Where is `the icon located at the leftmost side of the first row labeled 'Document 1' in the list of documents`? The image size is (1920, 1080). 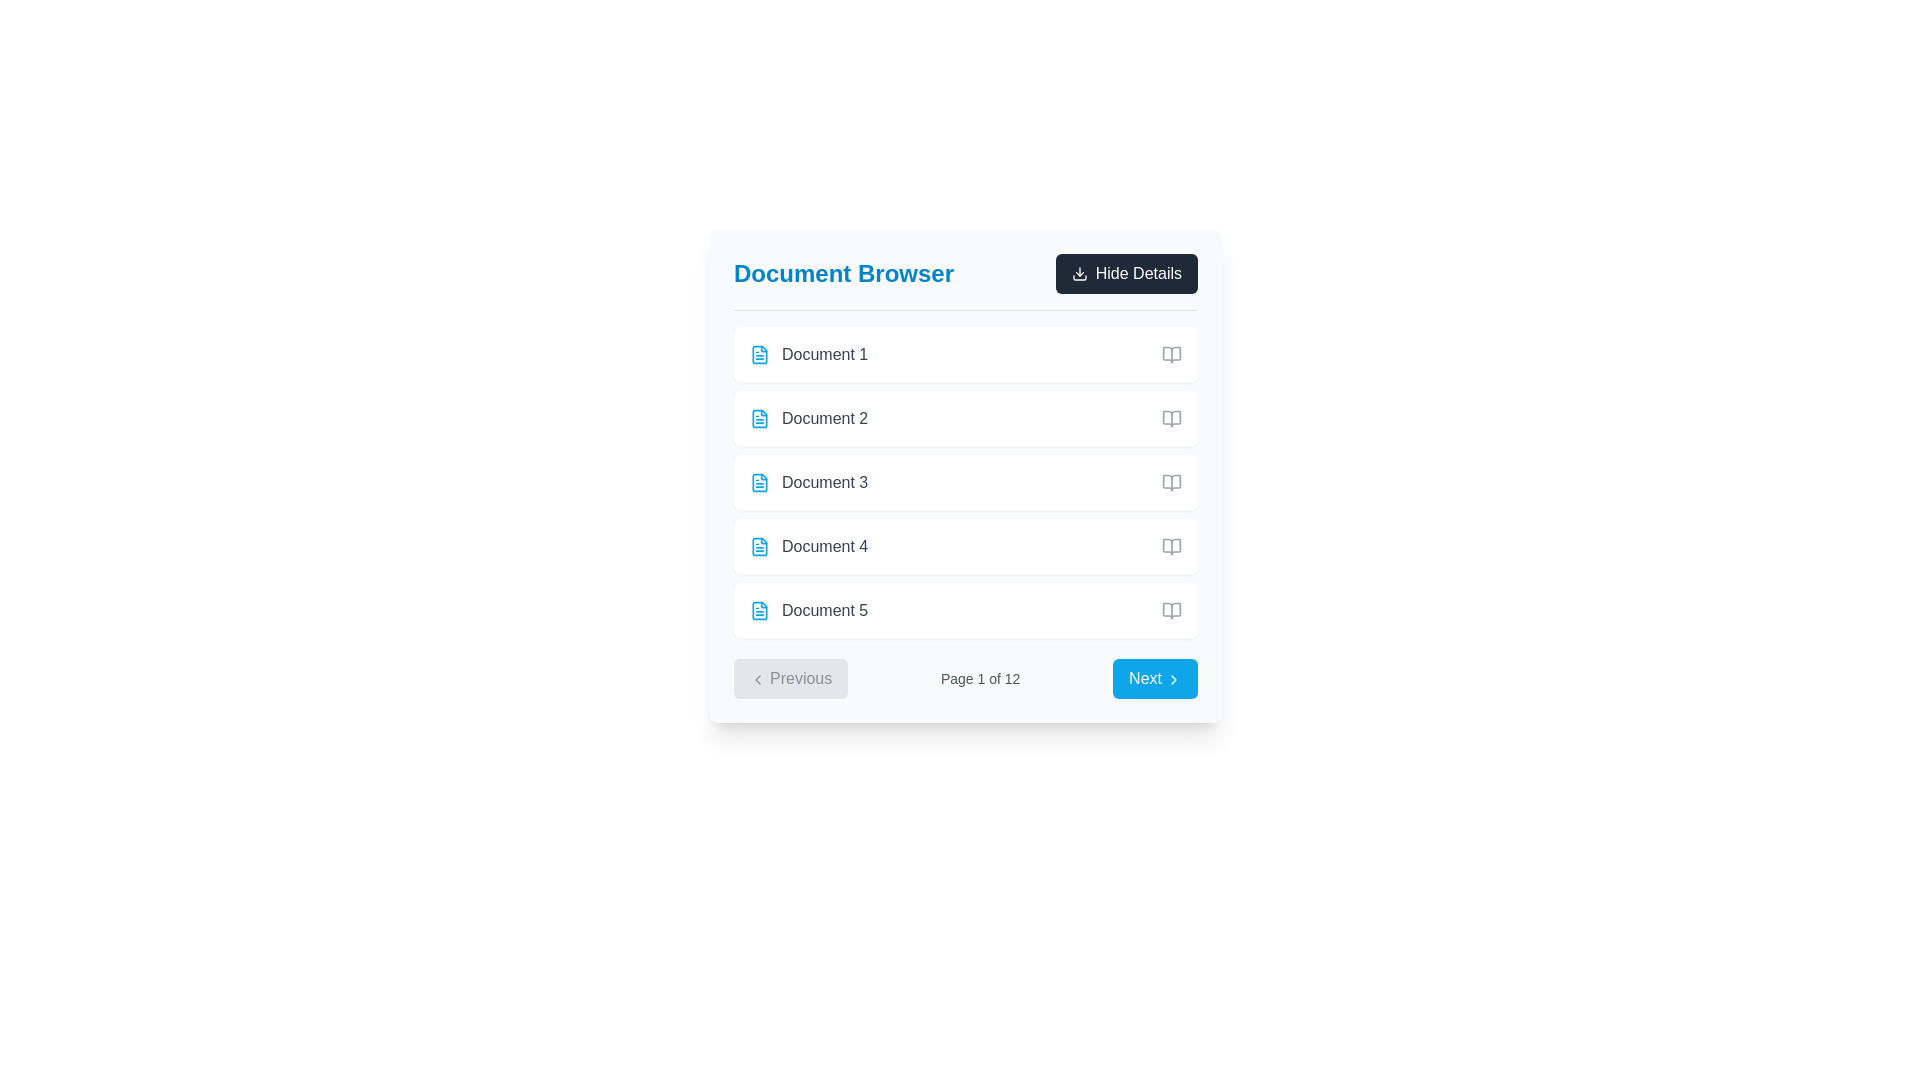
the icon located at the leftmost side of the first row labeled 'Document 1' in the list of documents is located at coordinates (758, 353).